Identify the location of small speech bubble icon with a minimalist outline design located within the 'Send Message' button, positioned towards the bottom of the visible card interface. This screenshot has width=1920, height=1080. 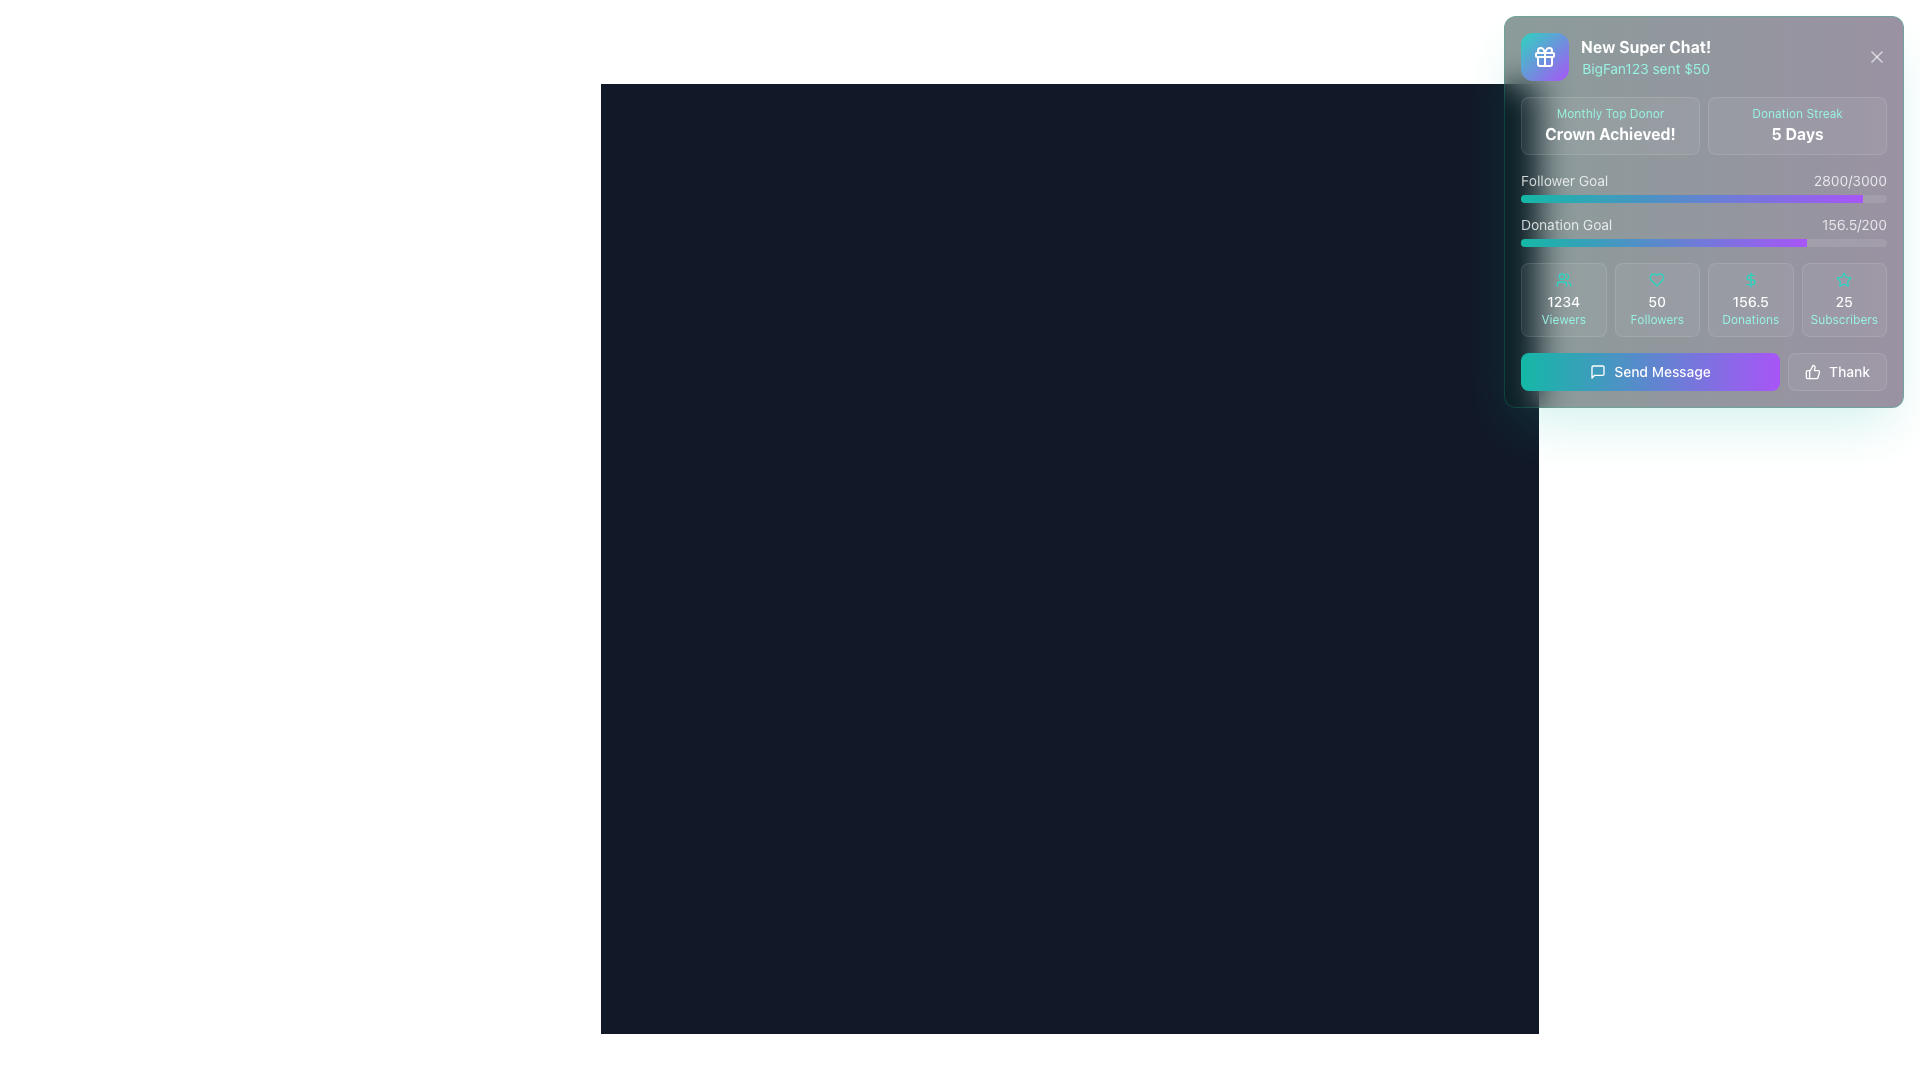
(1597, 371).